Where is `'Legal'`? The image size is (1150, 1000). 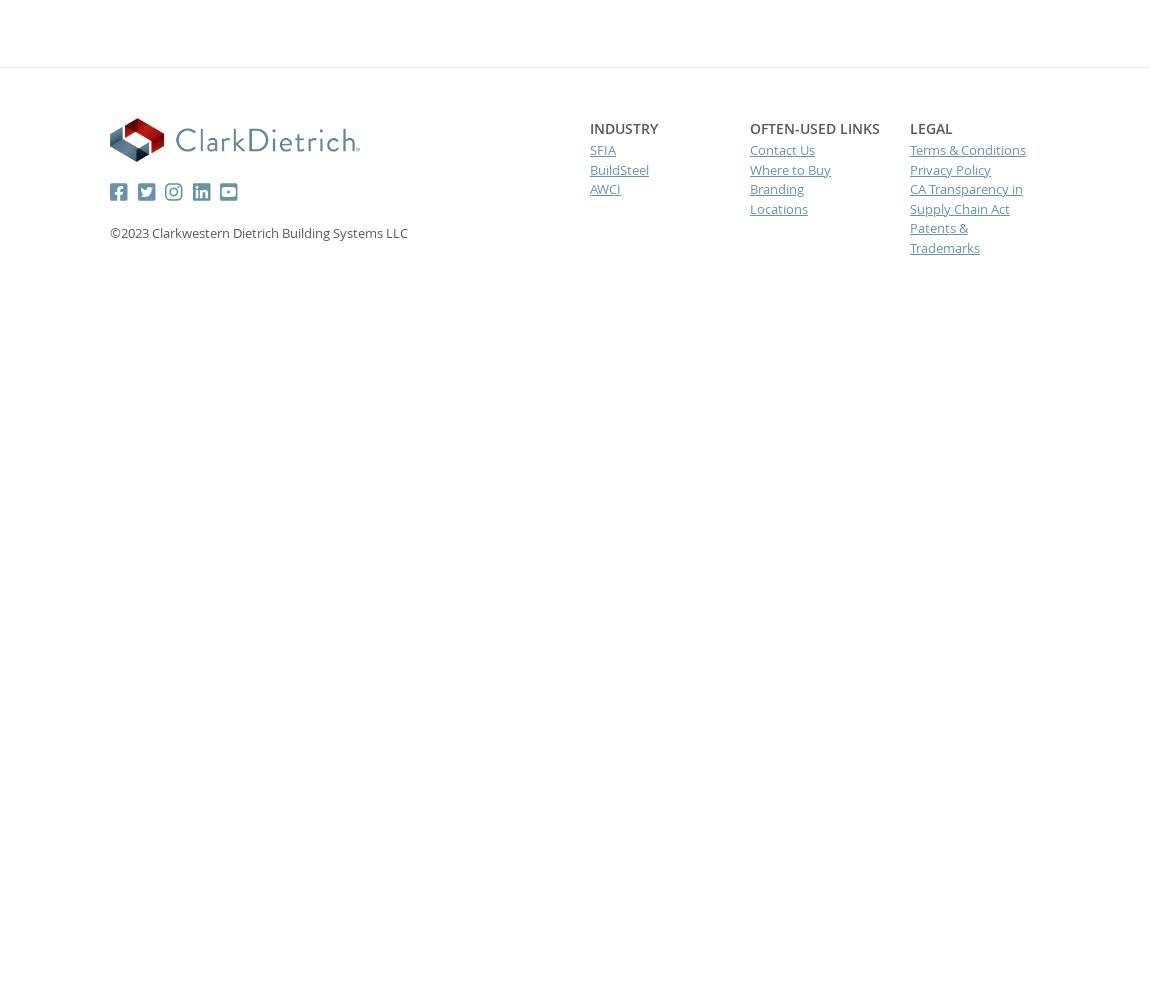
'Legal' is located at coordinates (930, 128).